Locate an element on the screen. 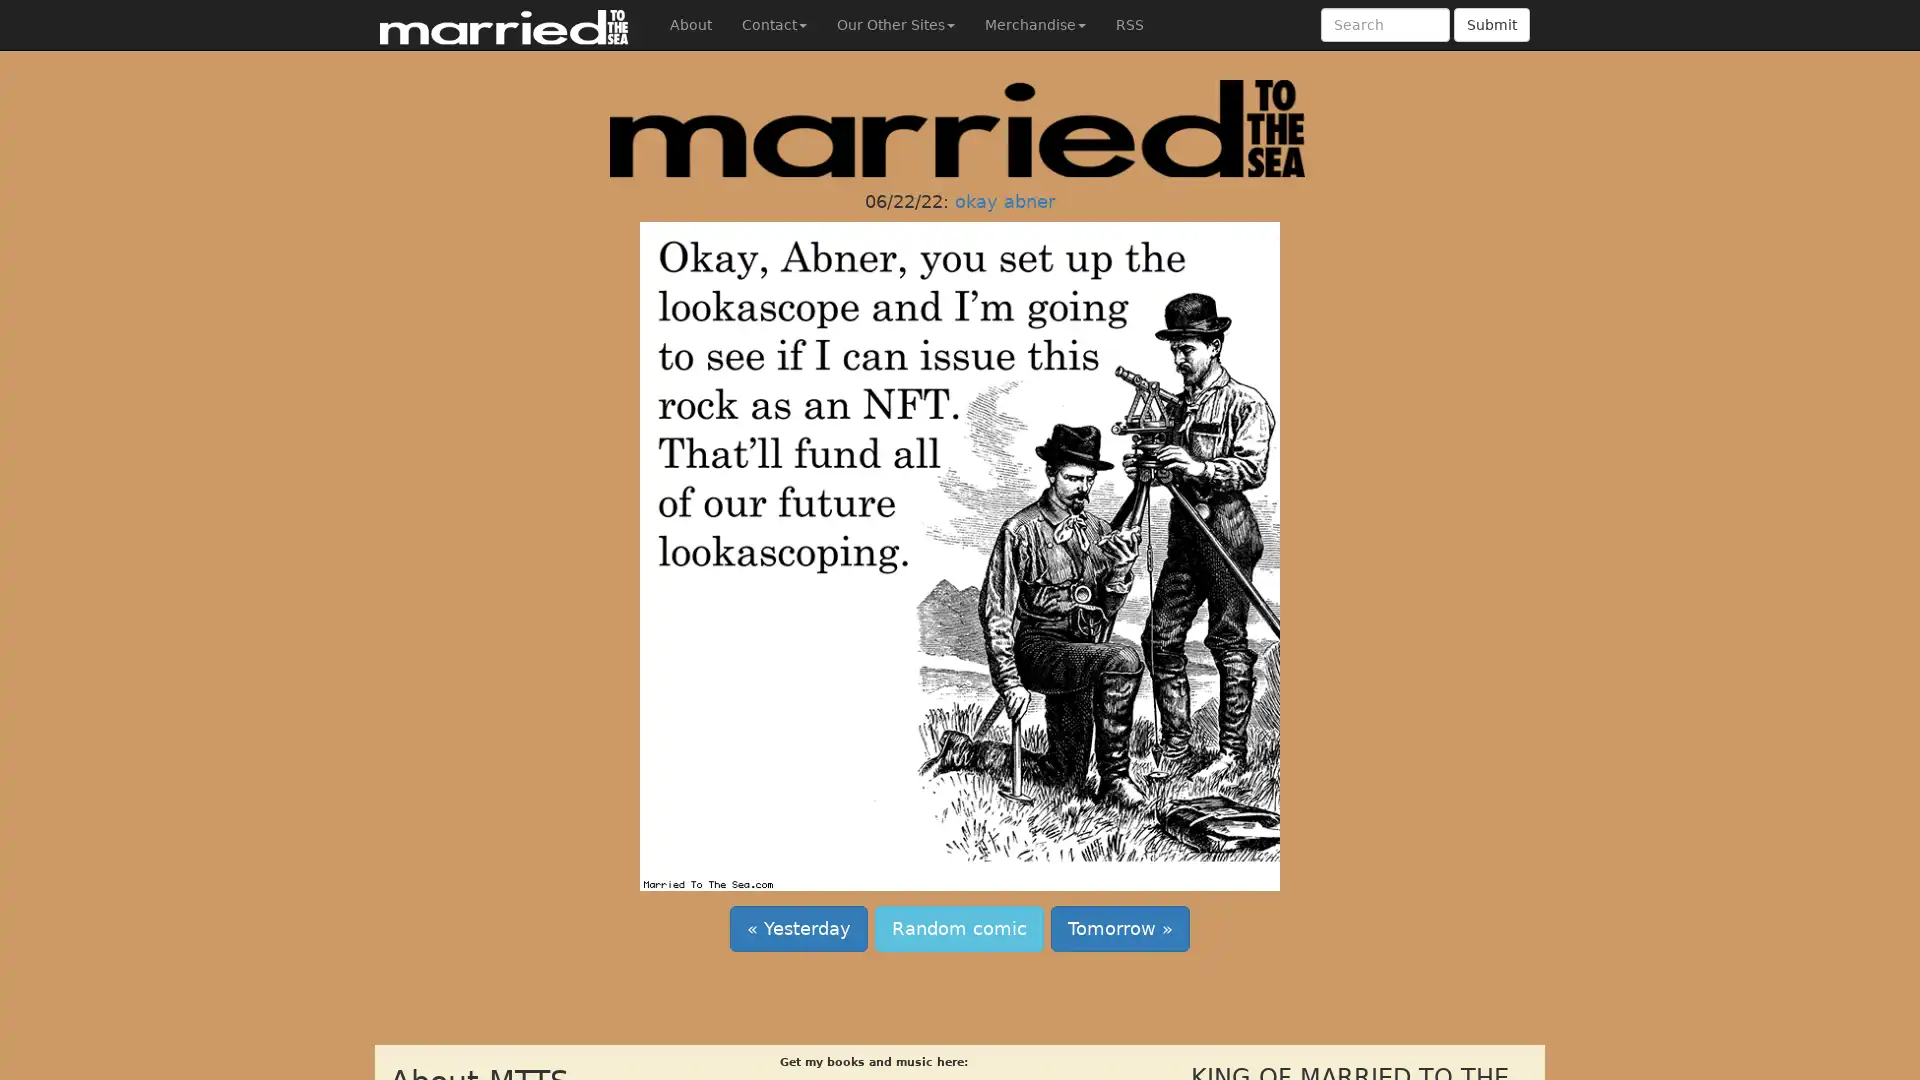  Submit is located at coordinates (1492, 24).